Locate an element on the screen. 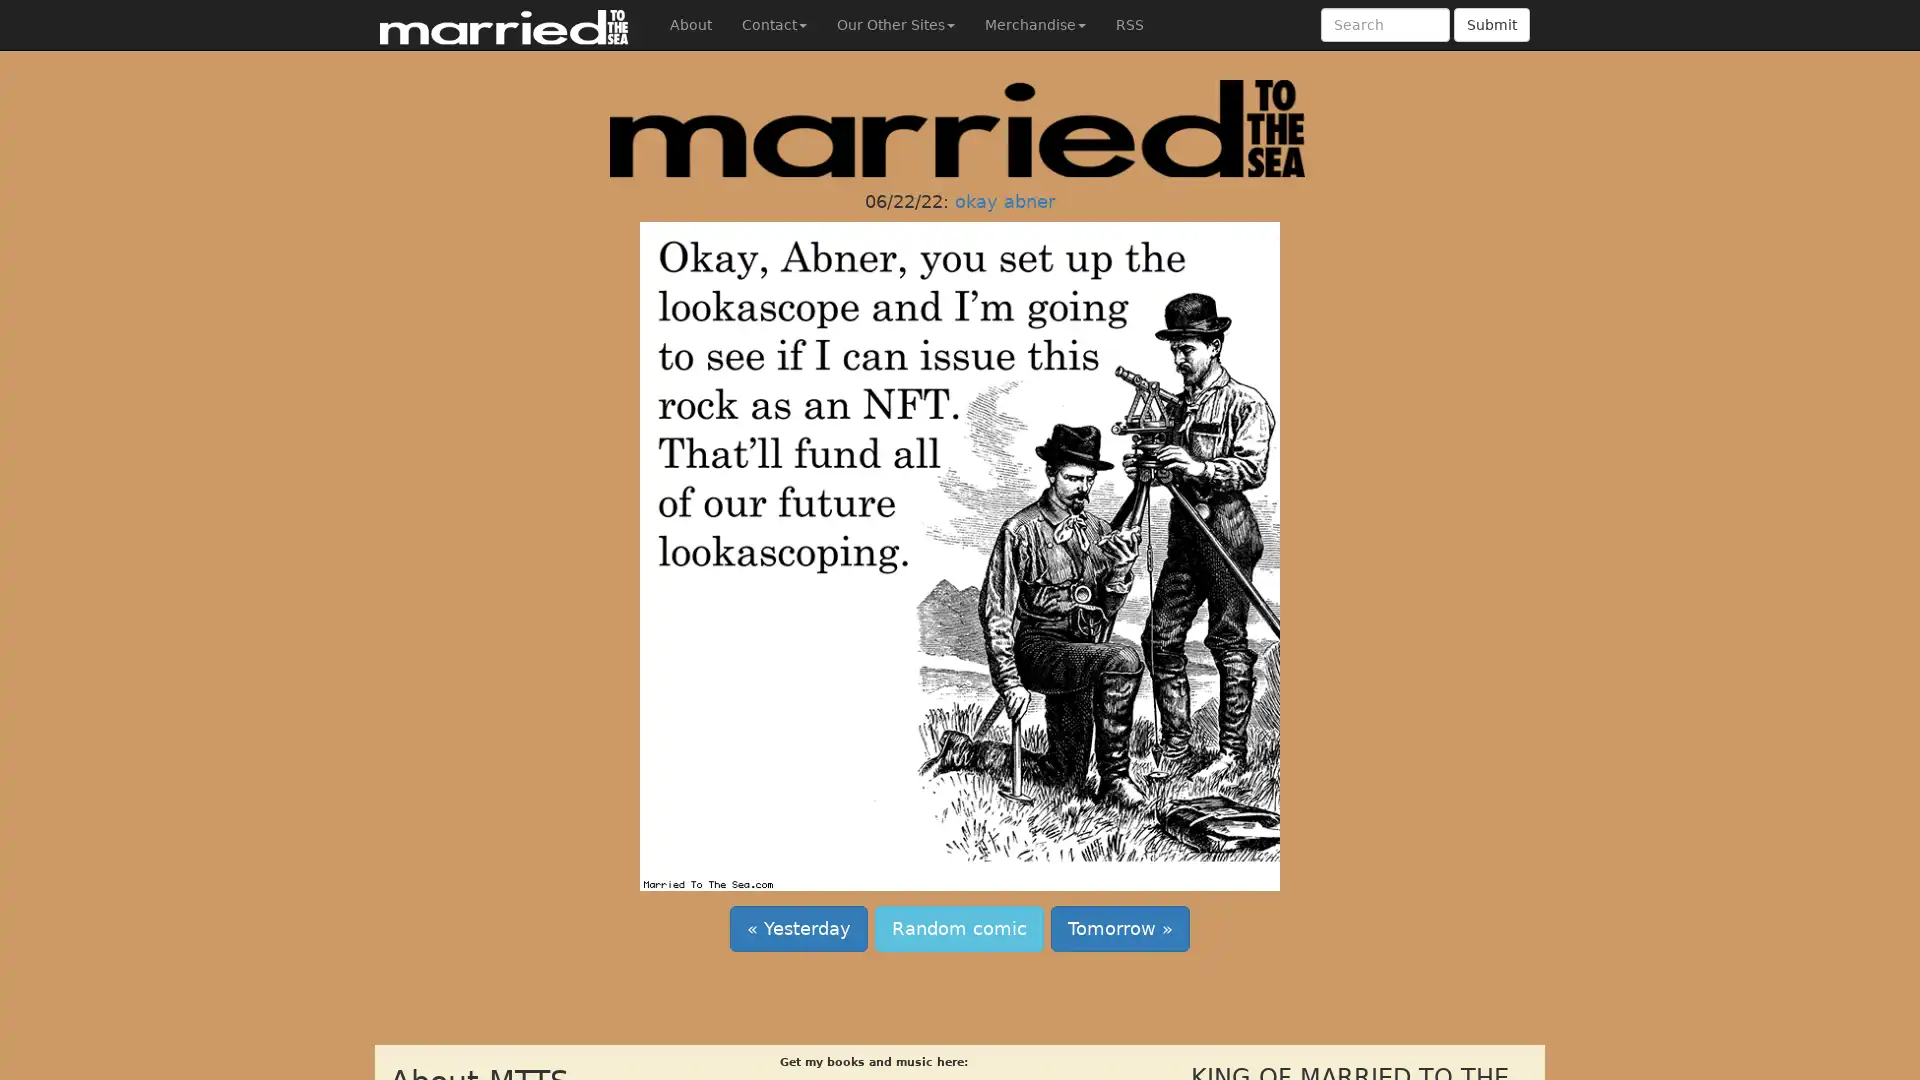  Submit is located at coordinates (1492, 24).